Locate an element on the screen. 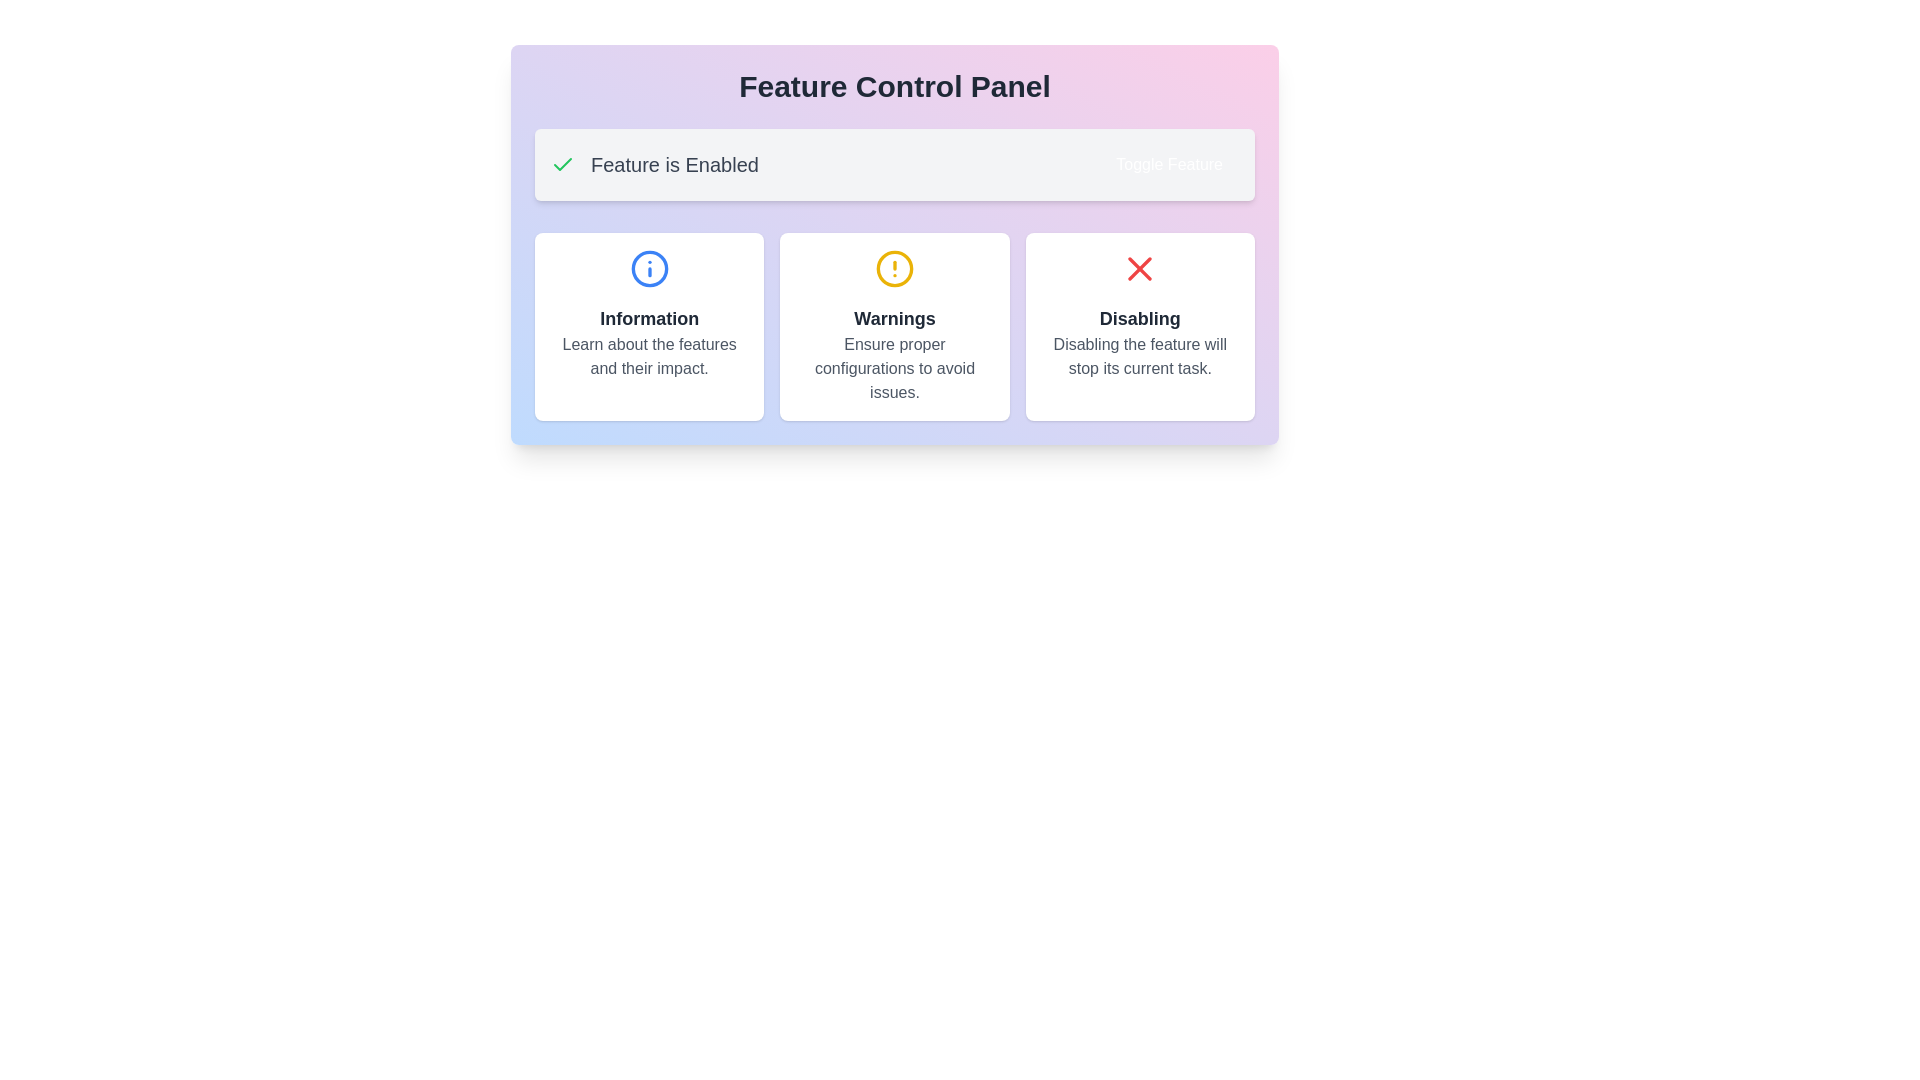 The image size is (1920, 1080). the title text label of the rightmost card that communicates the consequences of disabling a feature in the Feature Control Panel is located at coordinates (1140, 318).